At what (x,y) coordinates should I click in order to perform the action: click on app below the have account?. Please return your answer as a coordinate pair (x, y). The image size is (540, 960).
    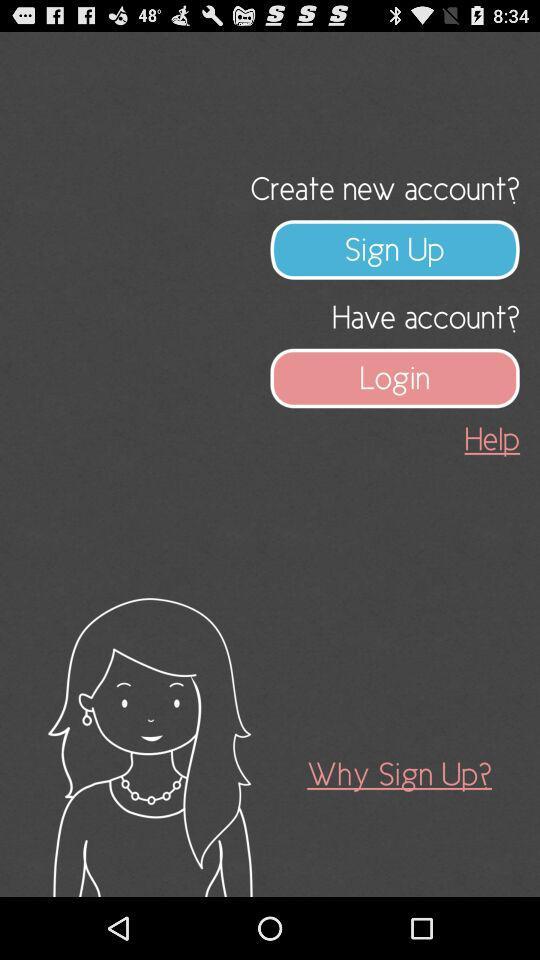
    Looking at the image, I should click on (395, 377).